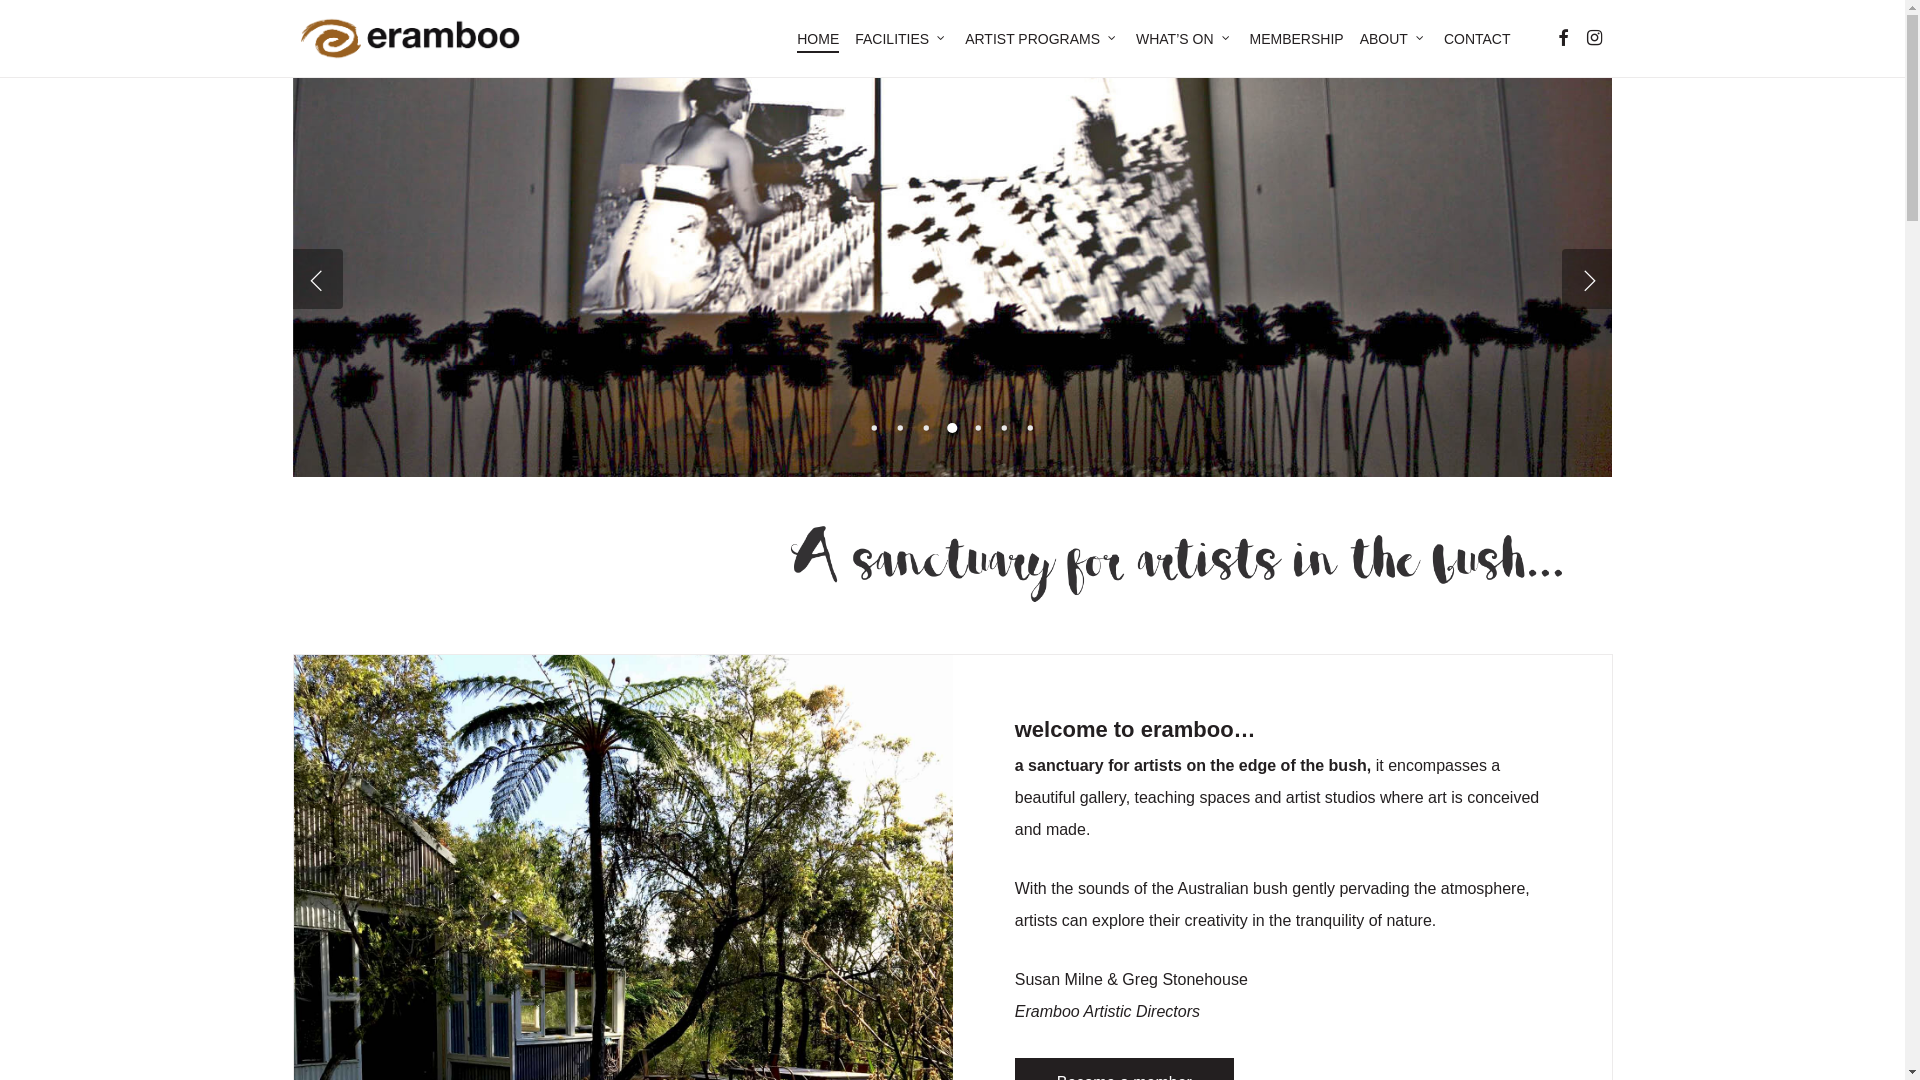  Describe the element at coordinates (1392, 38) in the screenshot. I see `'ABOUT'` at that location.